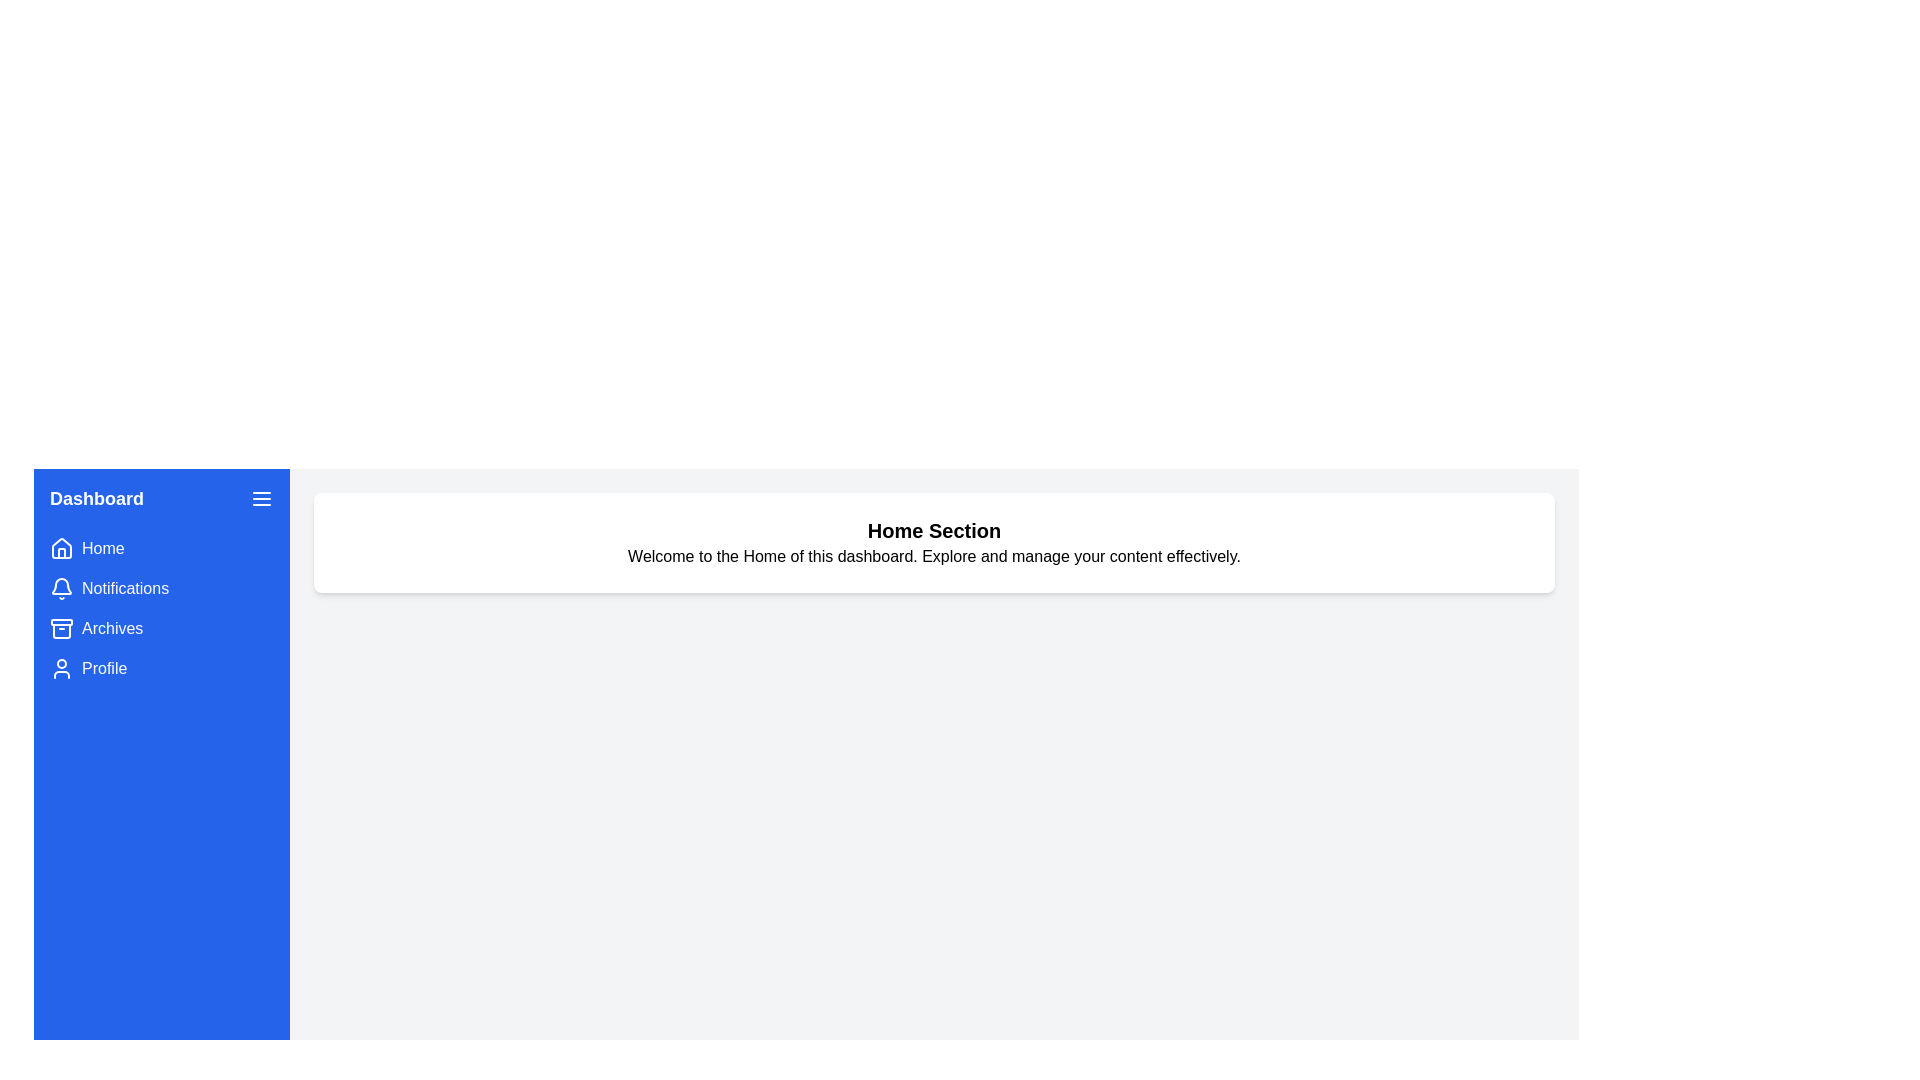 The height and width of the screenshot is (1080, 1920). What do you see at coordinates (62, 588) in the screenshot?
I see `the Notifications icon in the vertical navigation bar` at bounding box center [62, 588].